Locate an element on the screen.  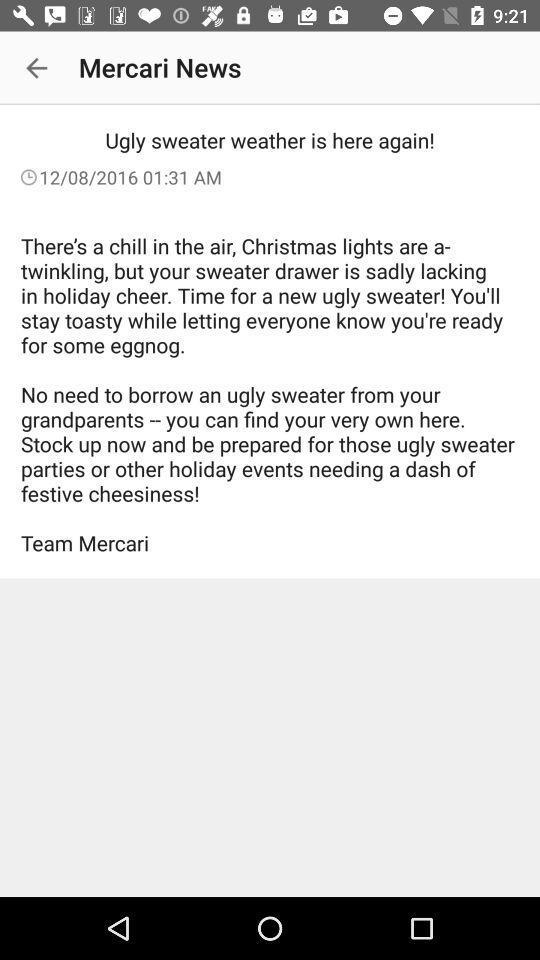
icon next to the mercari news app is located at coordinates (36, 68).